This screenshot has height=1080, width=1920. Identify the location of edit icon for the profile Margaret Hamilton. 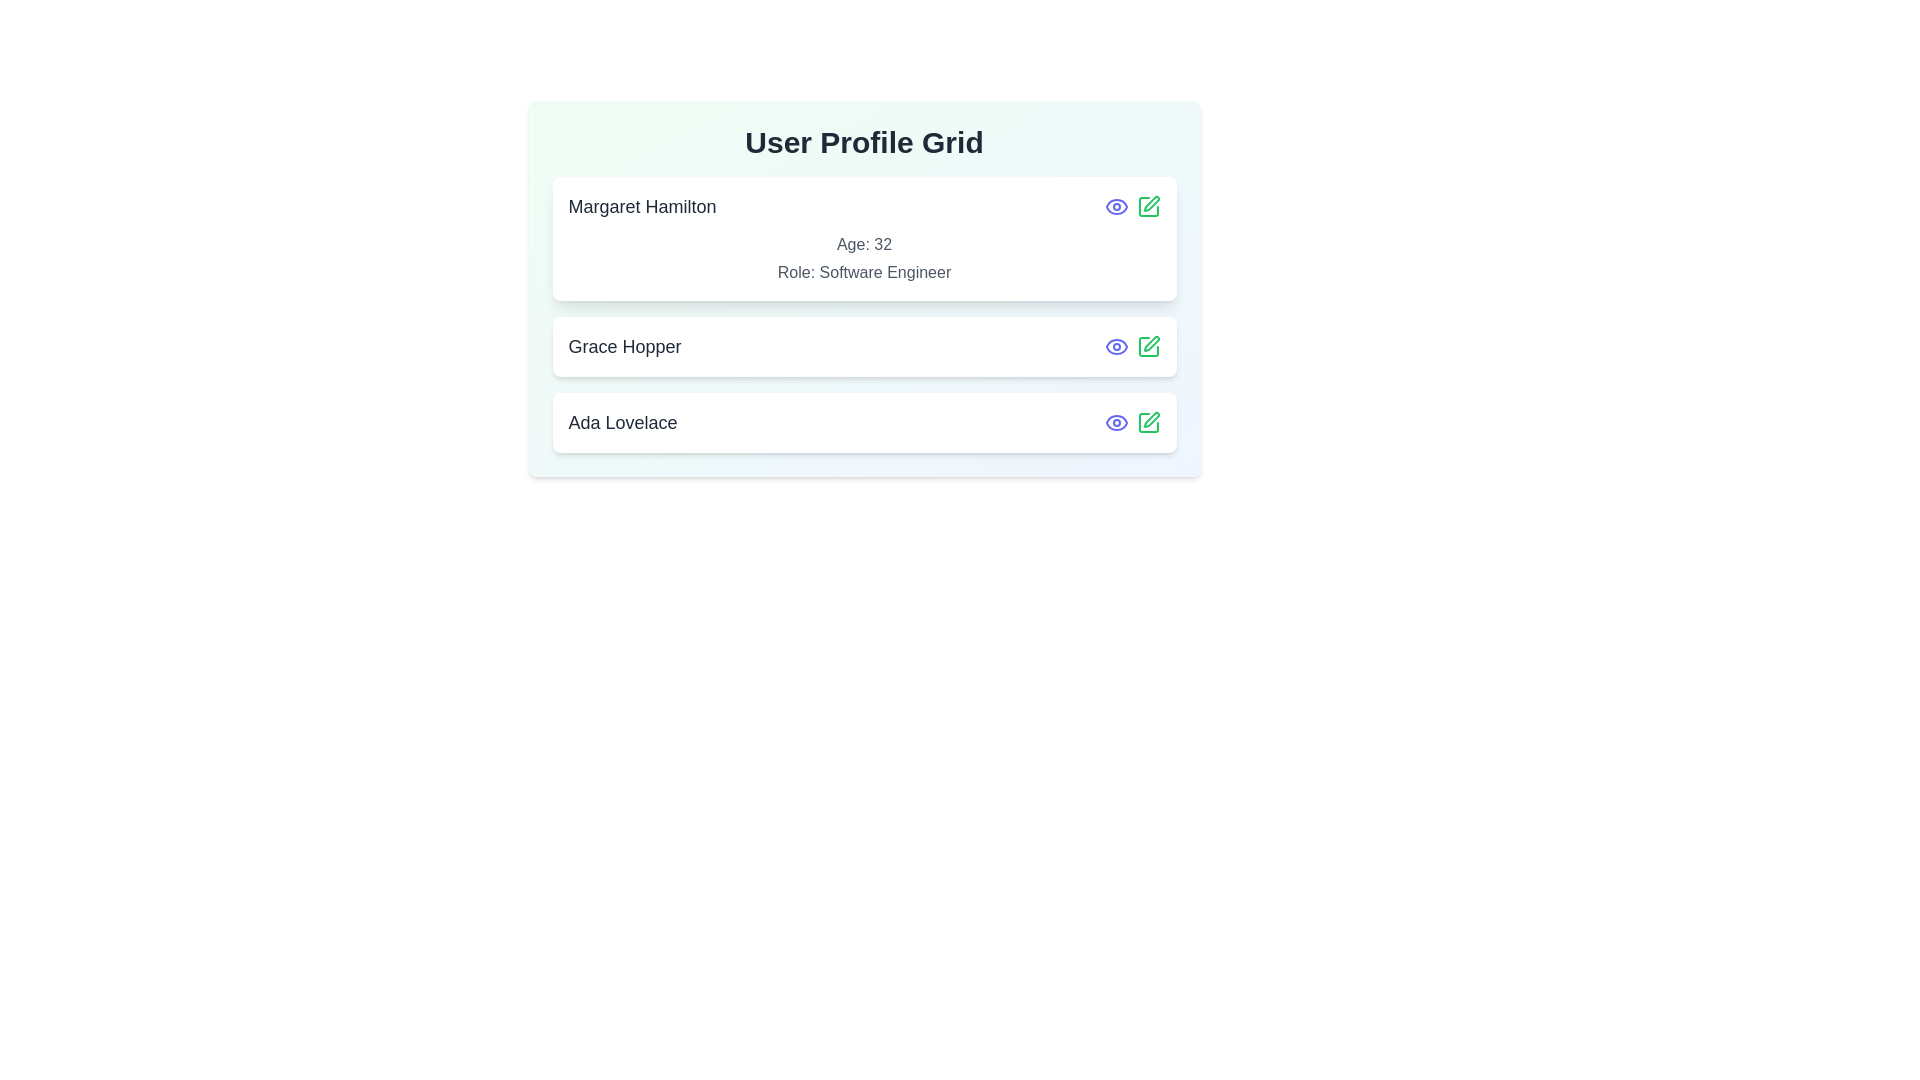
(1148, 207).